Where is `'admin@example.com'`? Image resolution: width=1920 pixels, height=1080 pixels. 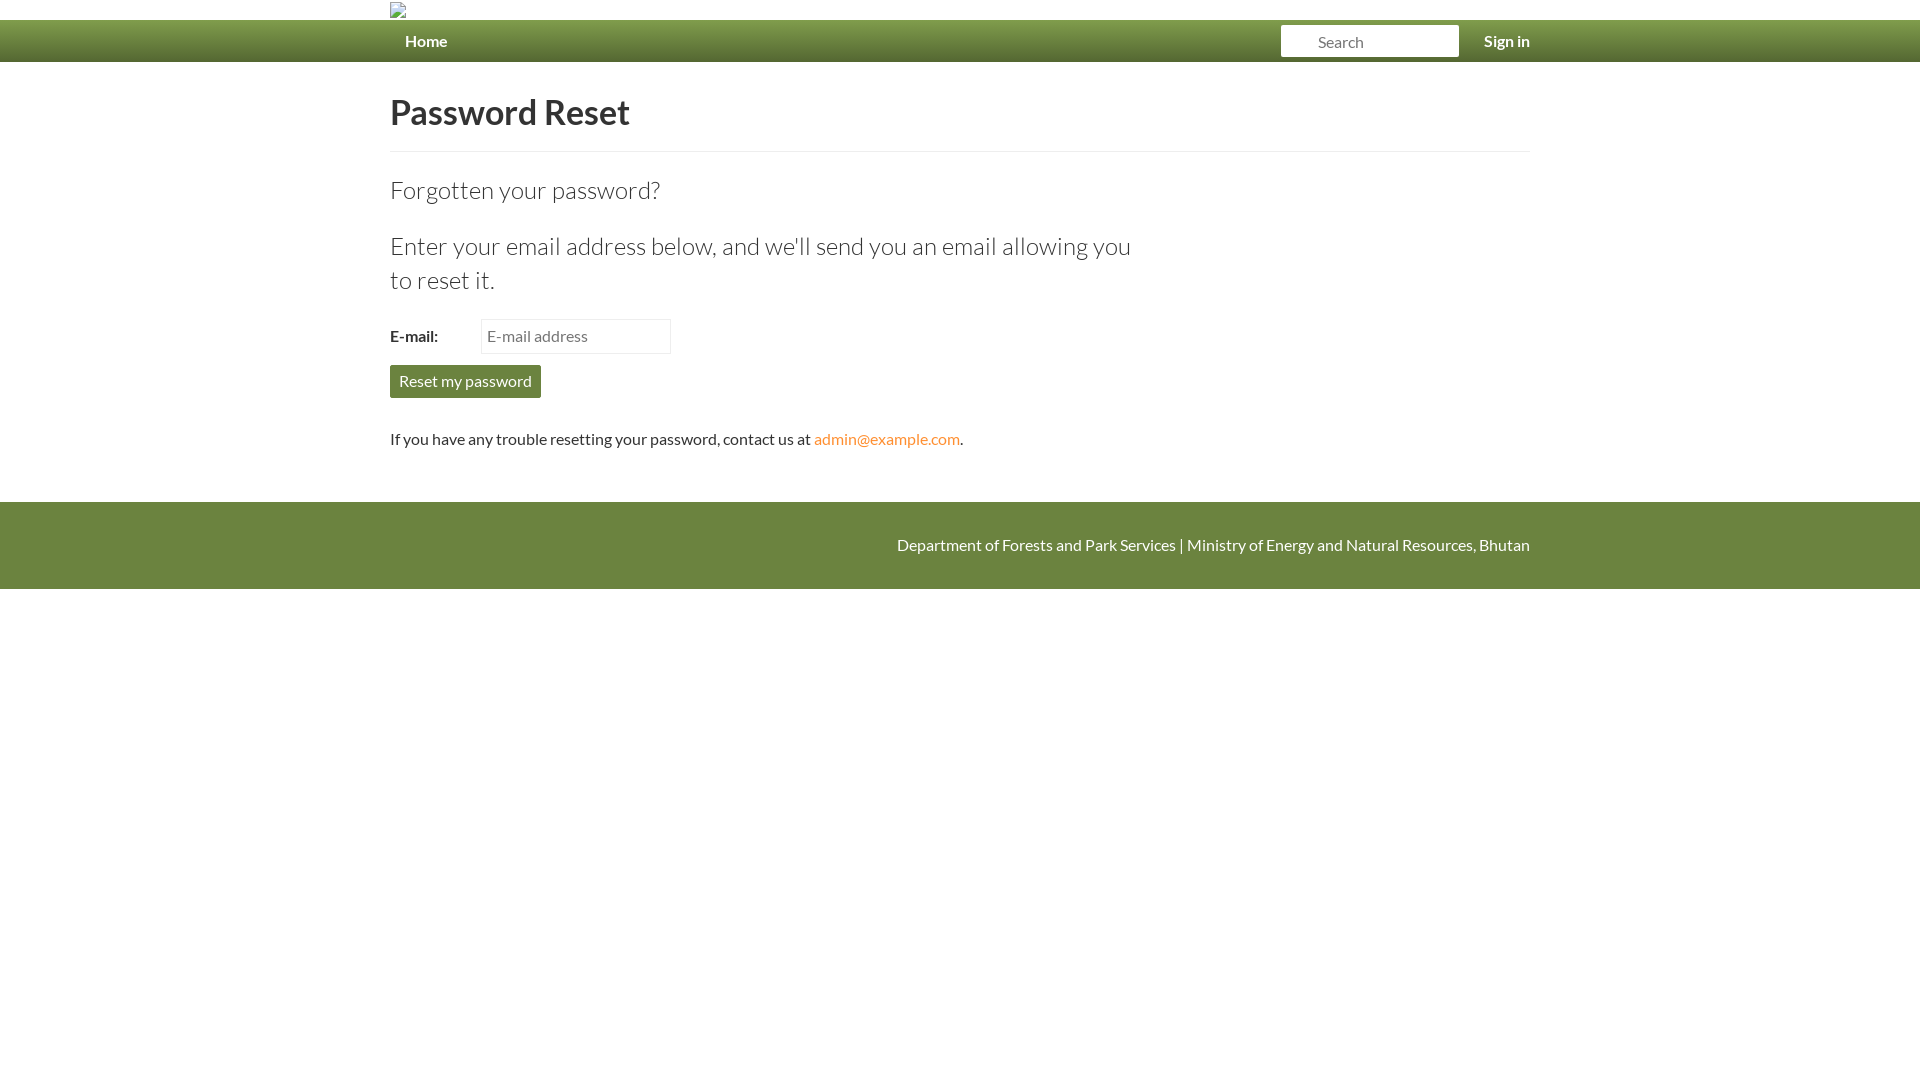
'admin@example.com' is located at coordinates (886, 437).